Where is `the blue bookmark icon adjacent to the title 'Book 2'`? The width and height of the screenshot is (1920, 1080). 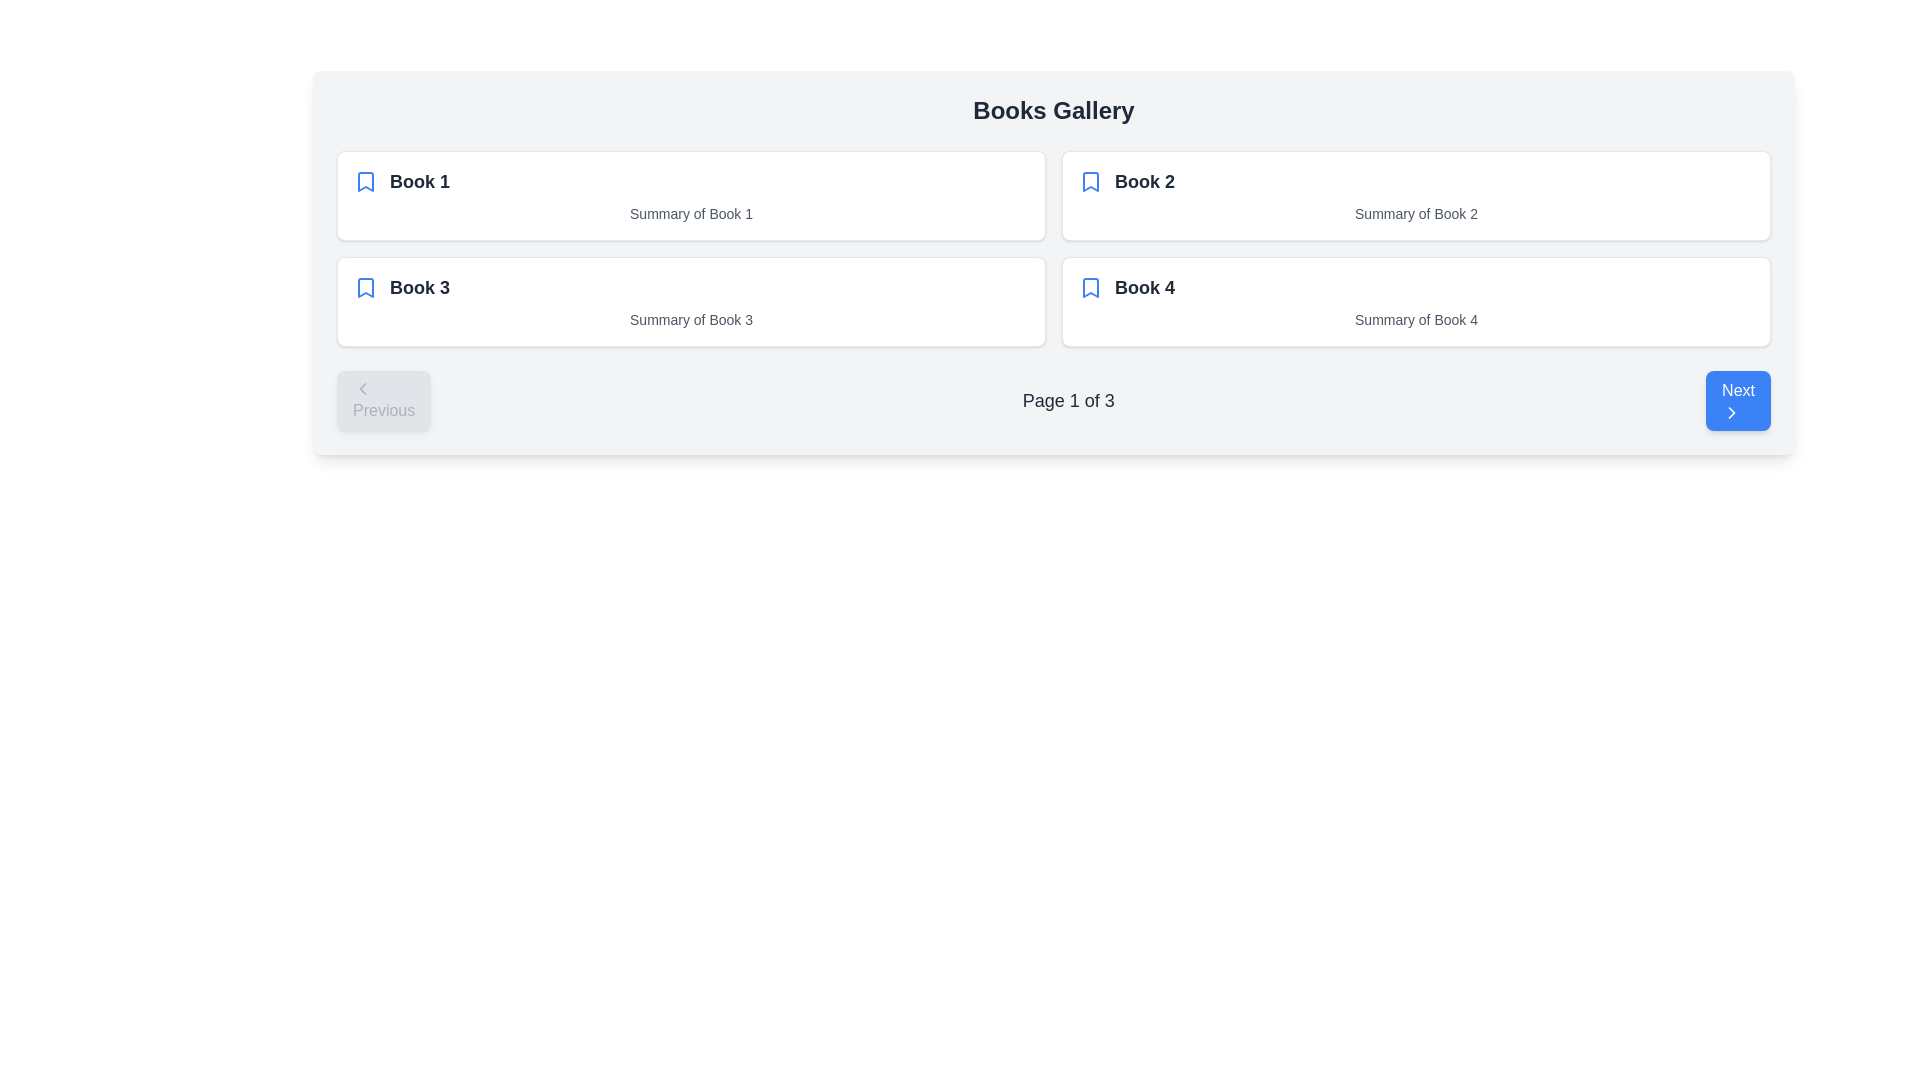 the blue bookmark icon adjacent to the title 'Book 2' is located at coordinates (1089, 181).